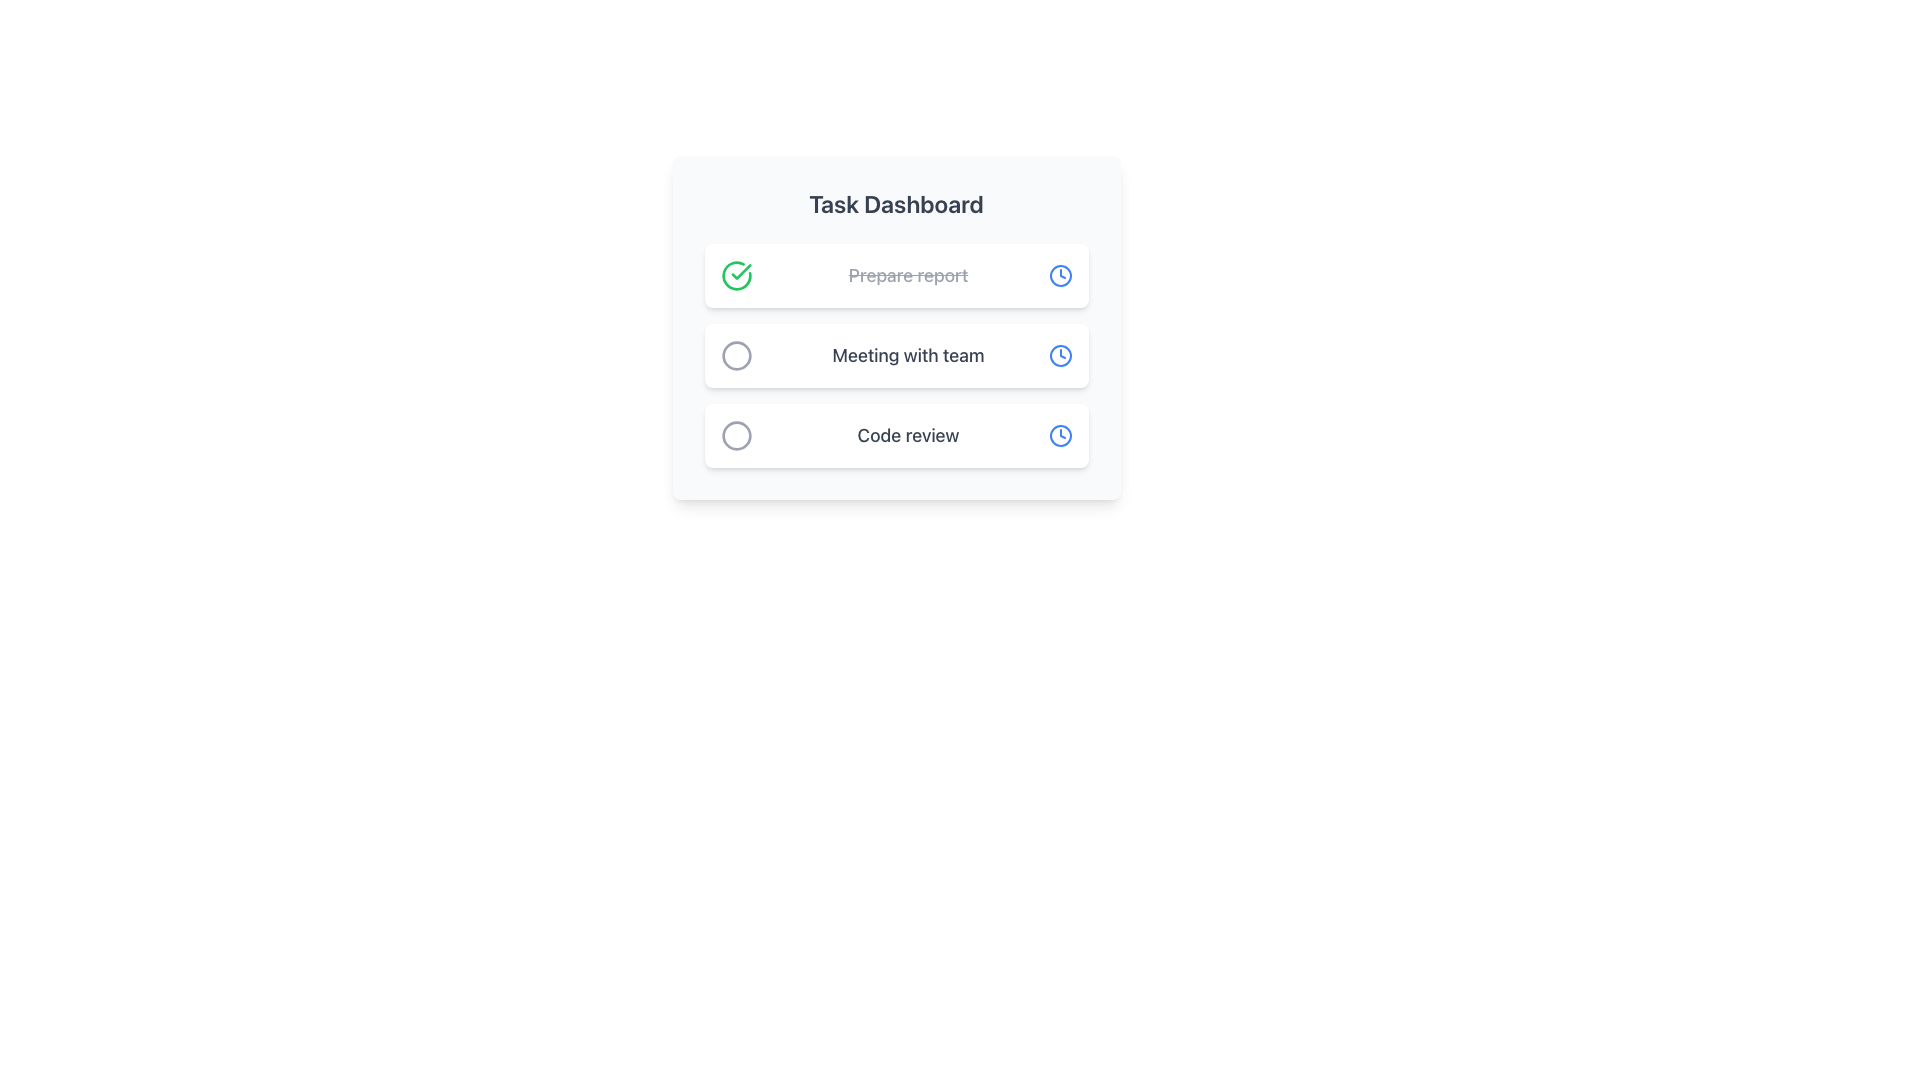 This screenshot has width=1920, height=1080. What do you see at coordinates (735, 354) in the screenshot?
I see `the status icon for the task labeled 'Meeting with team', which is the second icon in a vertical list of tasks, located between a green check mark icon and a gray circle` at bounding box center [735, 354].